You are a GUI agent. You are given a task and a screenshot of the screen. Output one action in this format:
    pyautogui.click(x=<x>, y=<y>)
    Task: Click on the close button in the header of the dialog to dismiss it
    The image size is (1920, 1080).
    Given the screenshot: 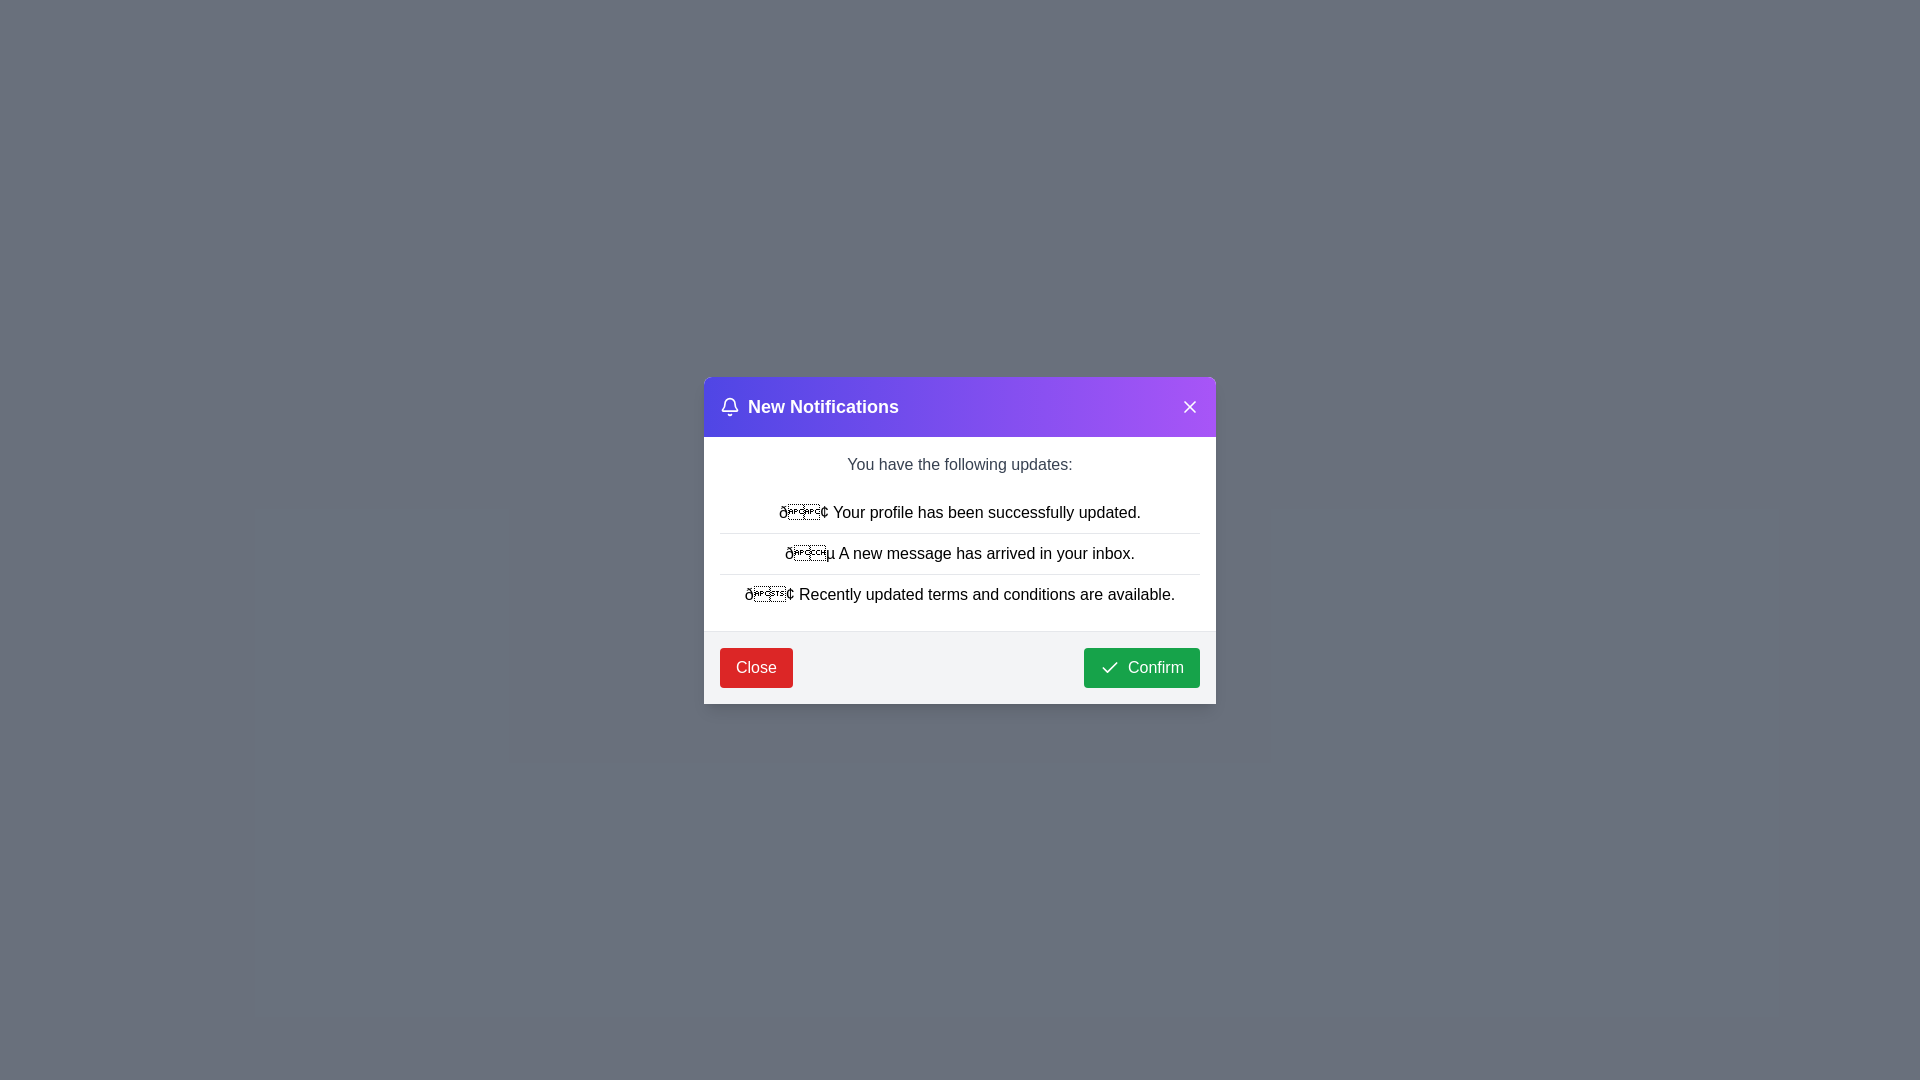 What is the action you would take?
    pyautogui.click(x=1190, y=405)
    